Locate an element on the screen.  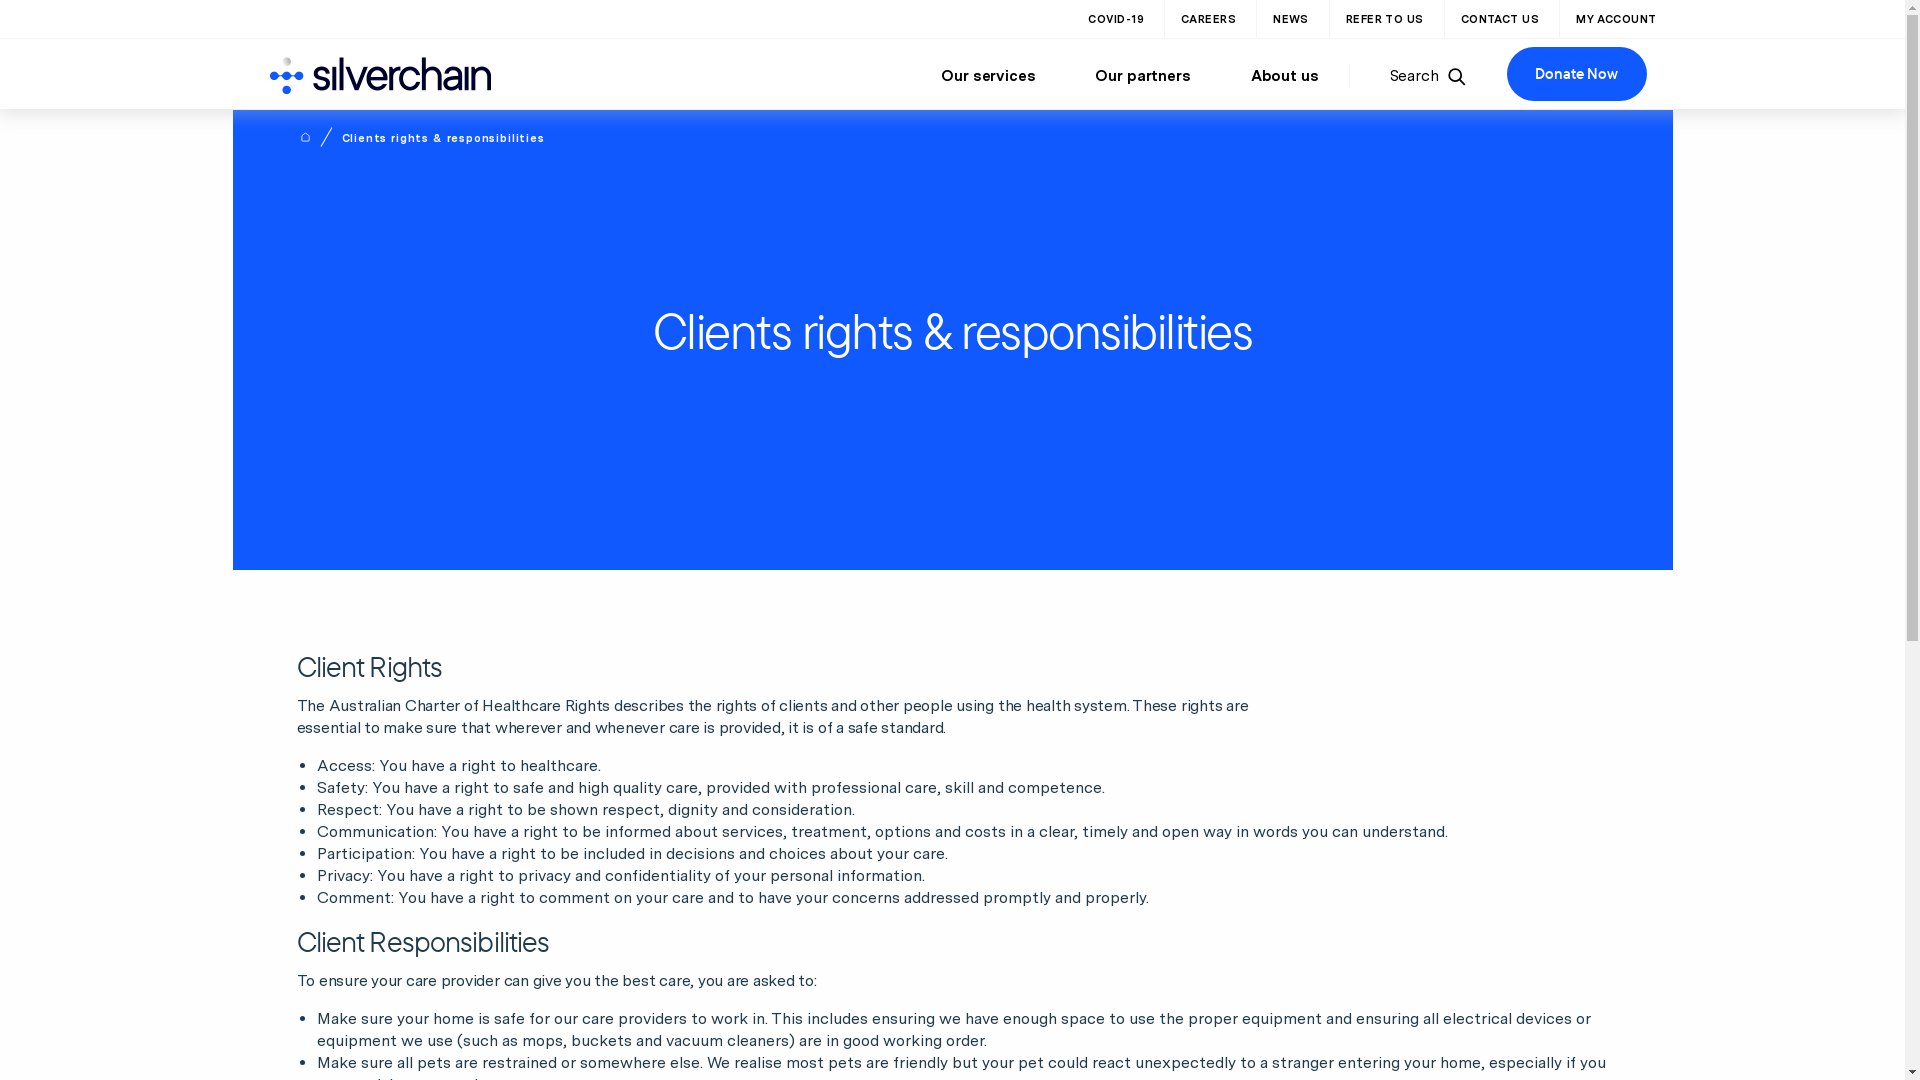
'About us' is located at coordinates (1219, 75).